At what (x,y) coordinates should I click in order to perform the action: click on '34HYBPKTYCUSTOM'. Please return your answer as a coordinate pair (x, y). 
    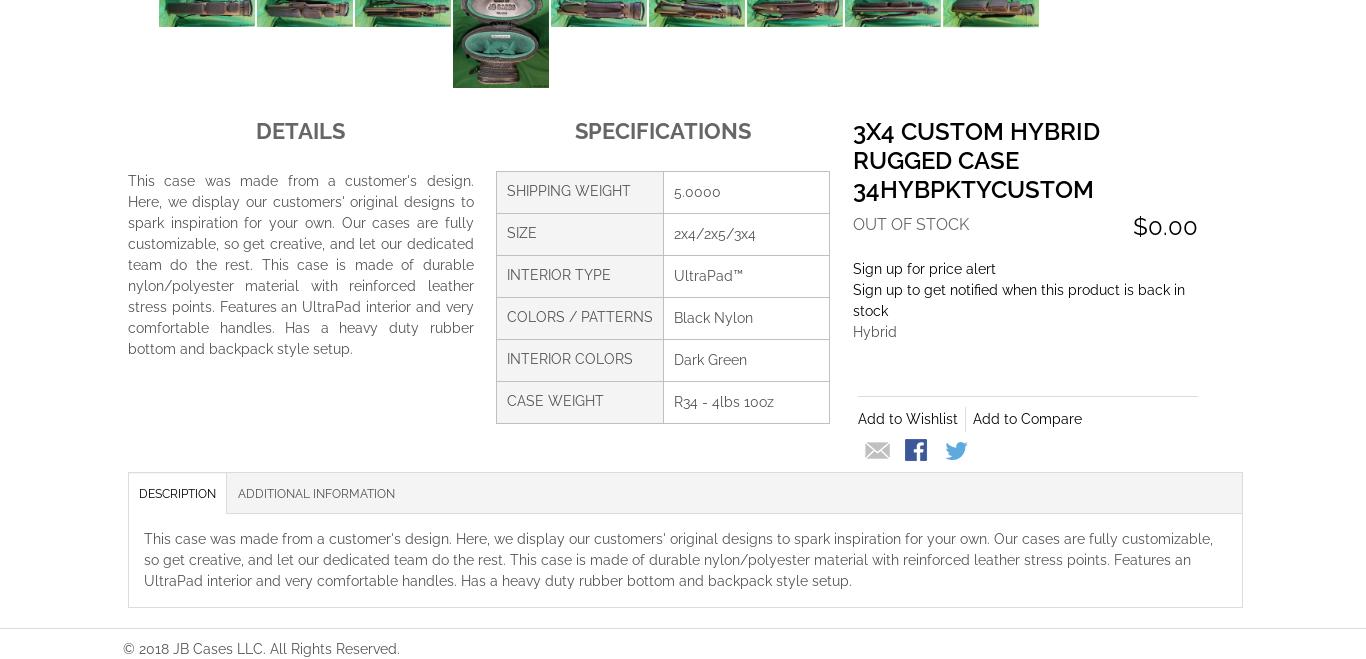
    Looking at the image, I should click on (850, 187).